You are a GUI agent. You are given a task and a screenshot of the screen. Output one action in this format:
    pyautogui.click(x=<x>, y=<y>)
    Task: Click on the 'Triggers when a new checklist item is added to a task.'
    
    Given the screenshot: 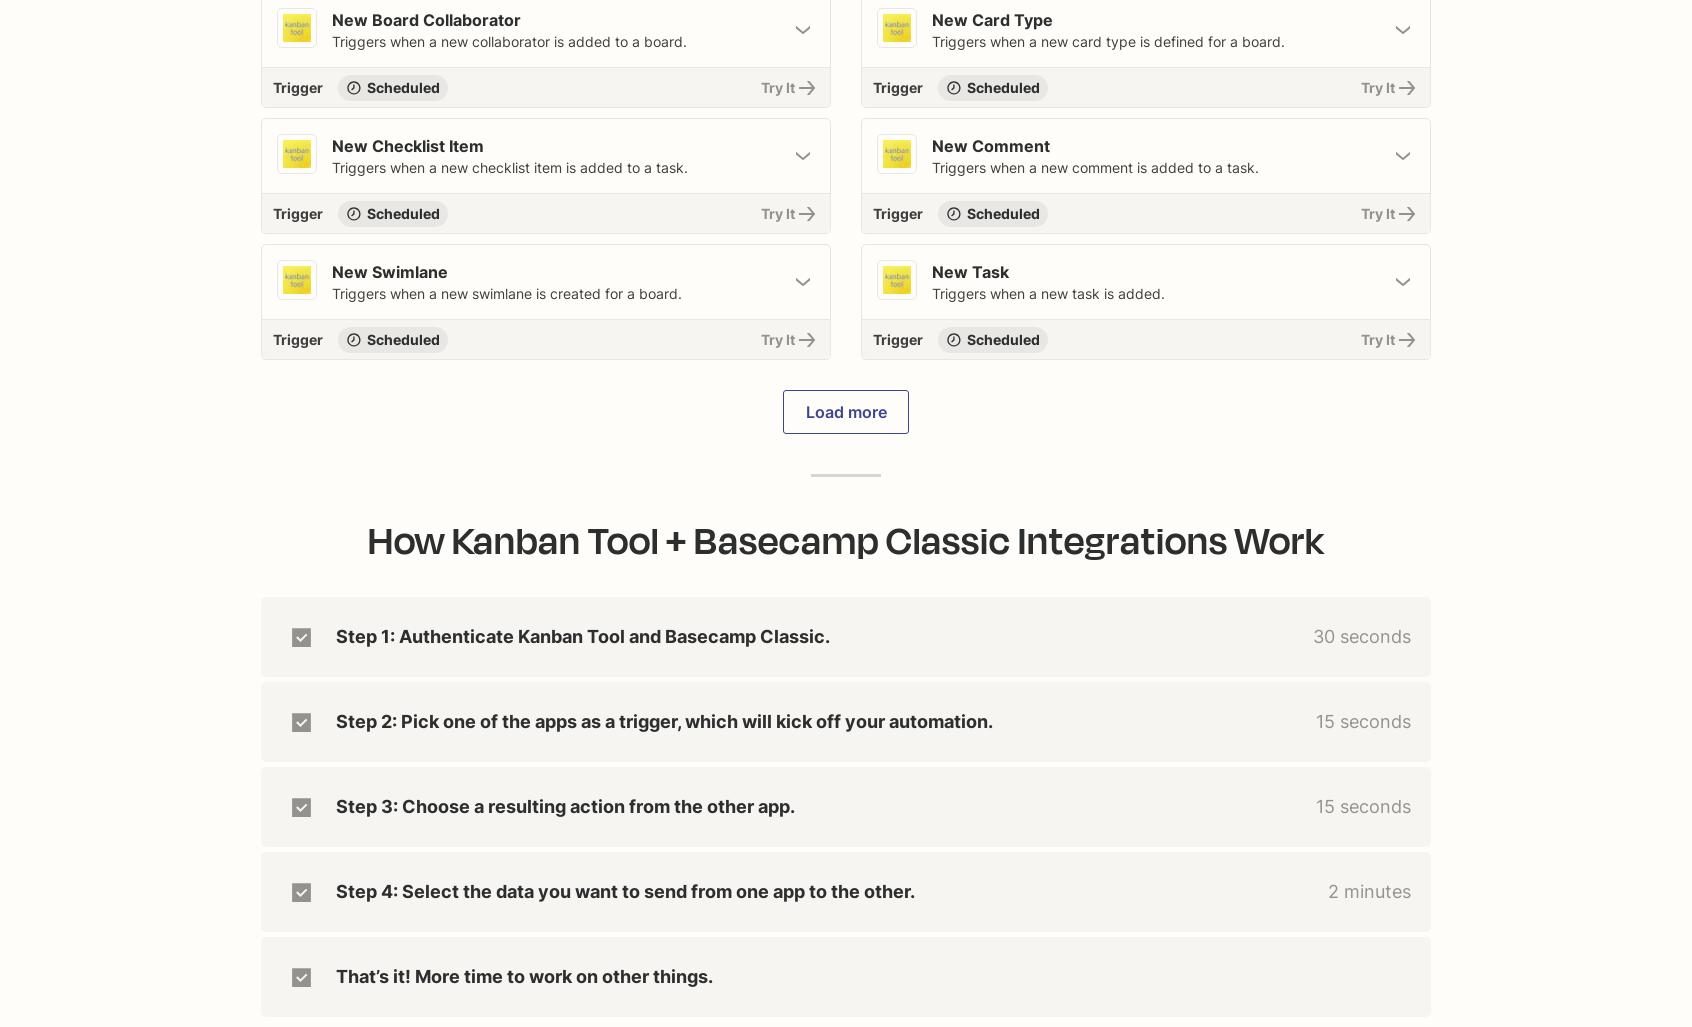 What is the action you would take?
    pyautogui.click(x=509, y=167)
    